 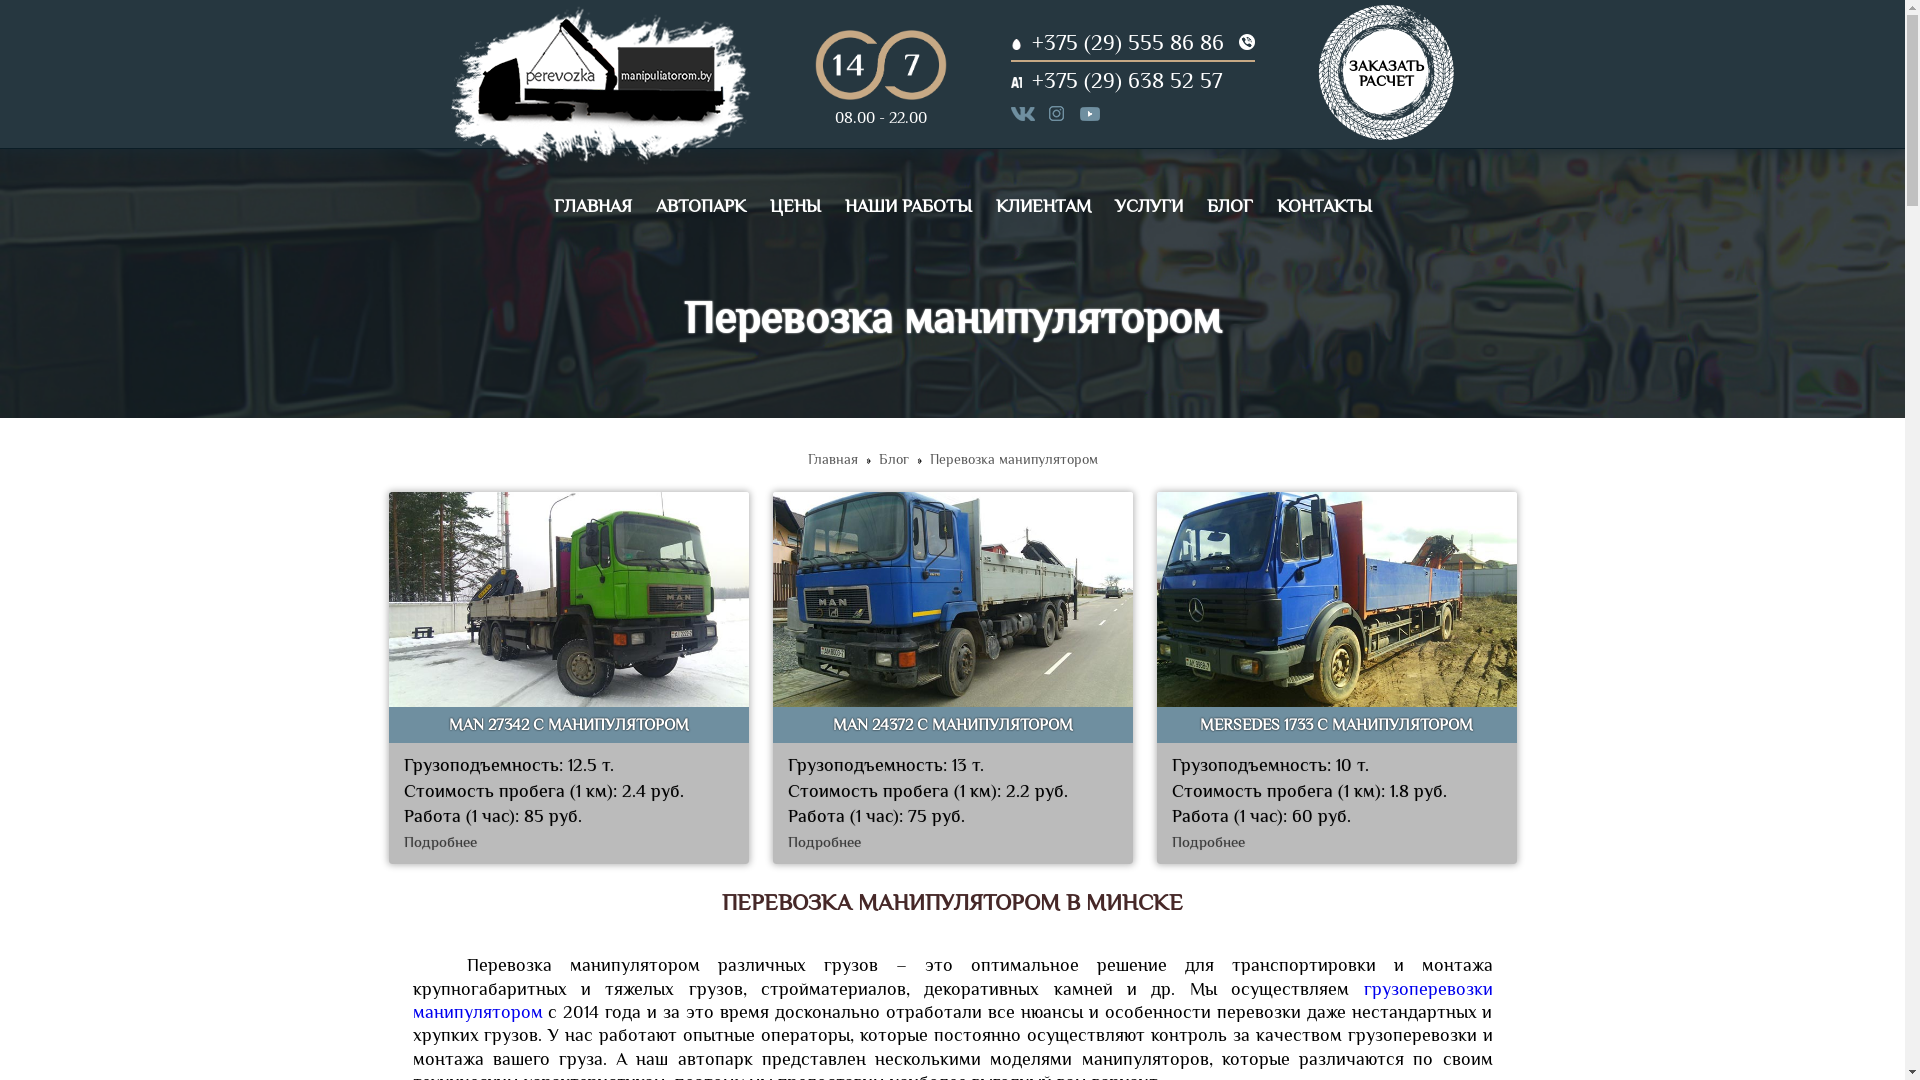 I want to click on '+375 (29) 638 52 57', so click(x=1127, y=79).